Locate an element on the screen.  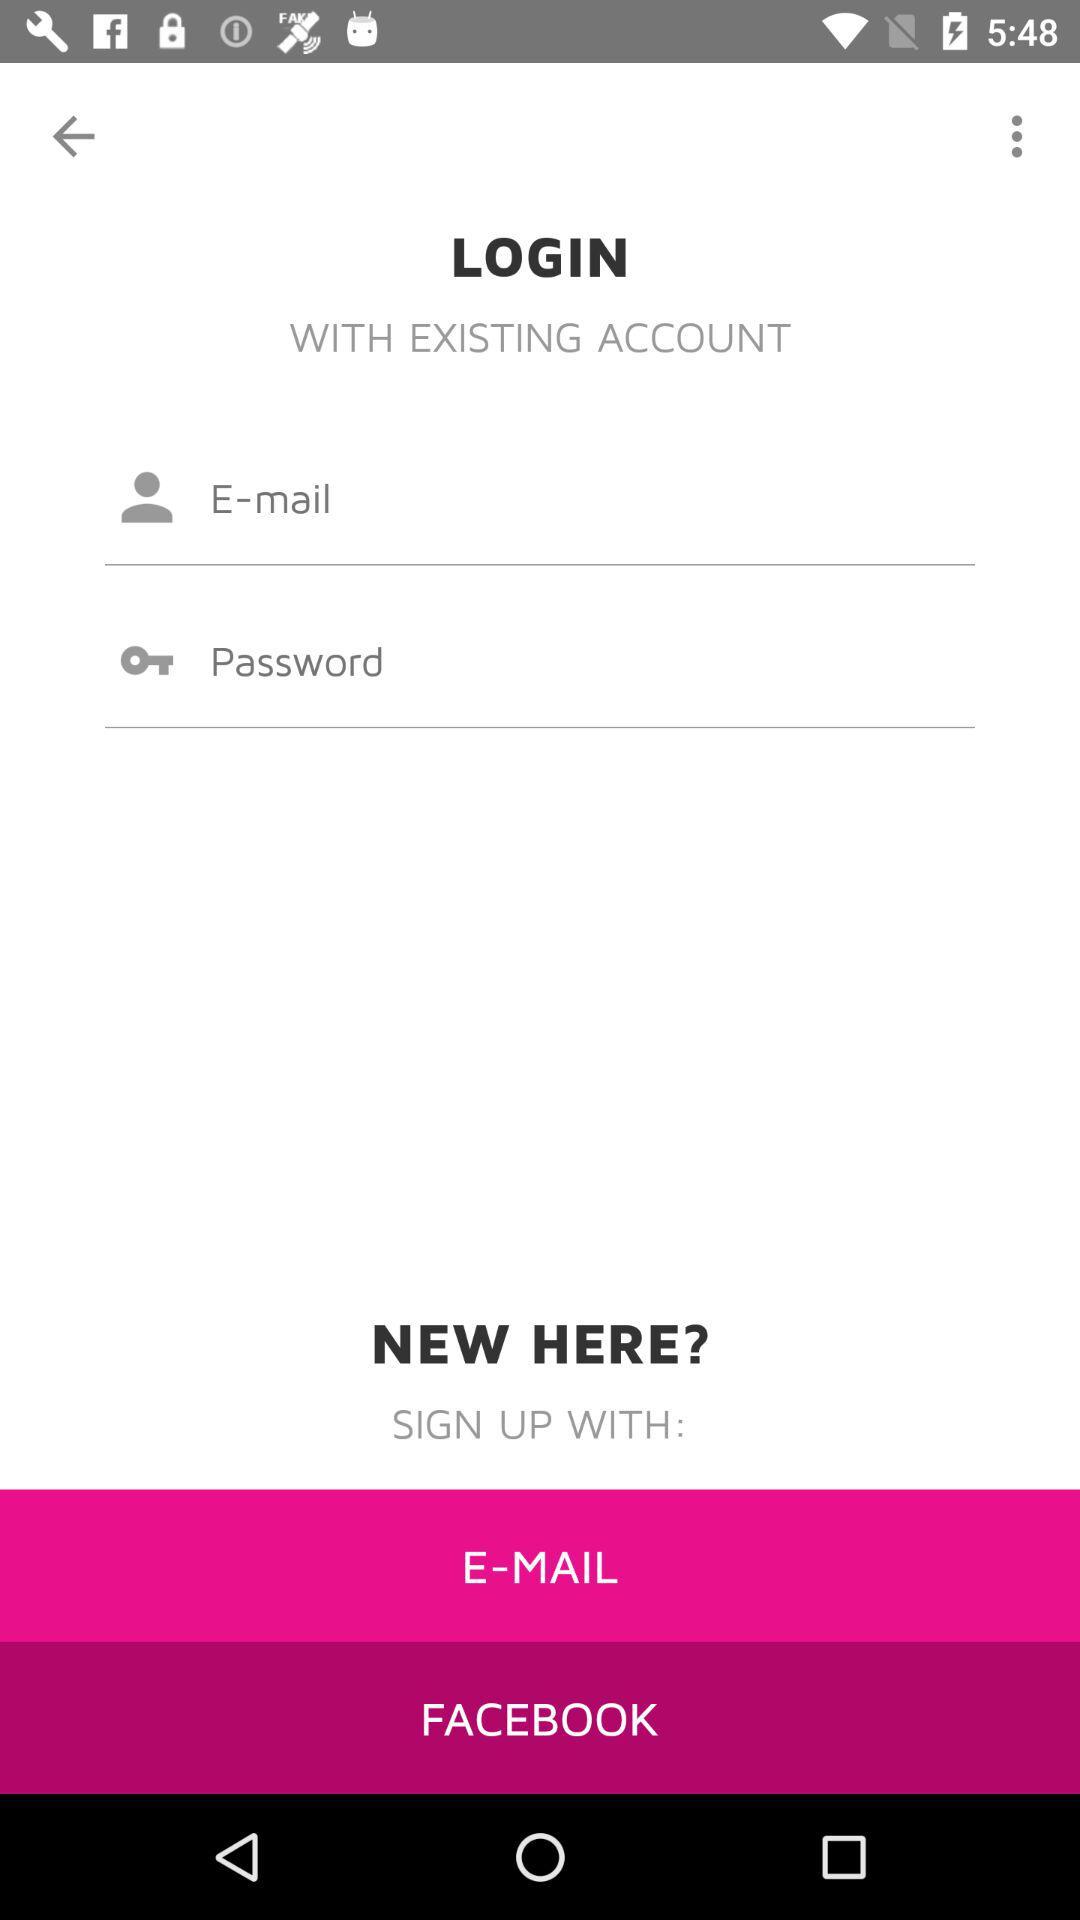
login email is located at coordinates (540, 497).